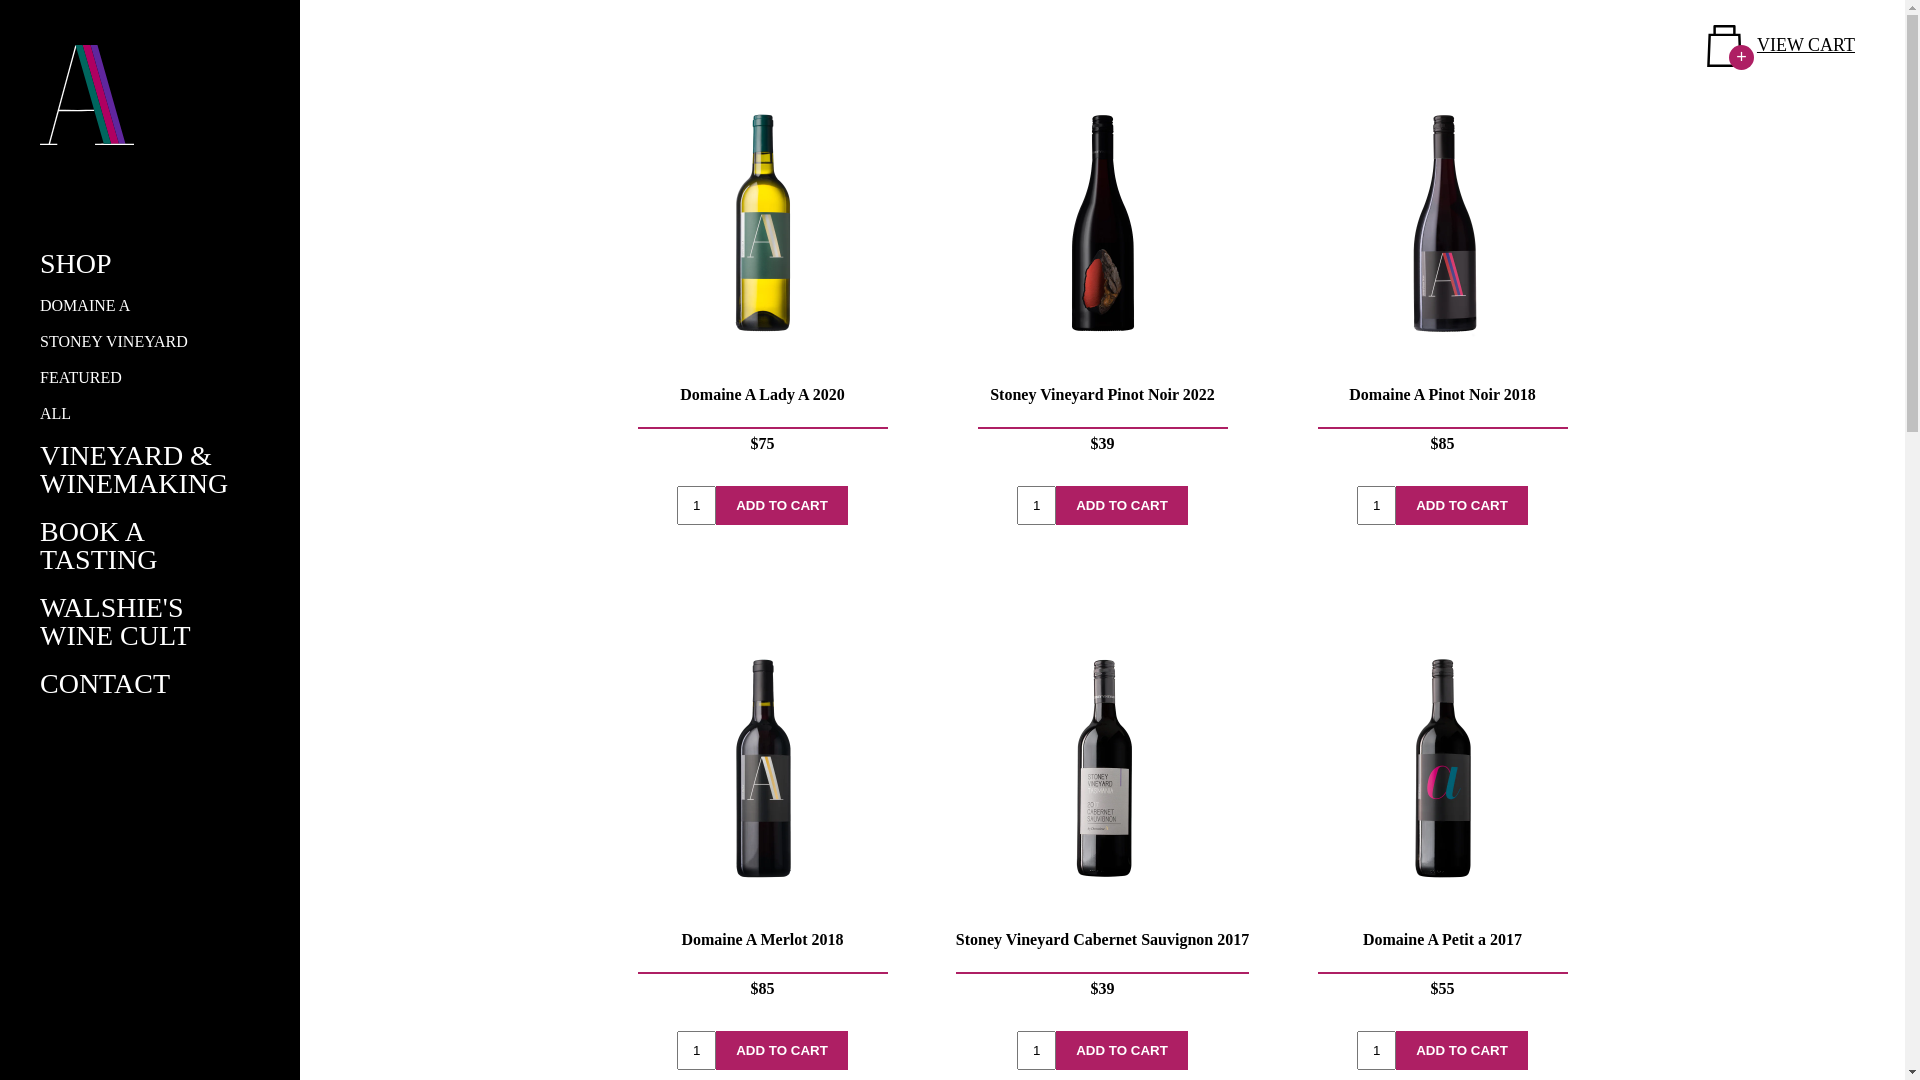 This screenshot has height=1080, width=1920. I want to click on 'ADD TO CART', so click(1462, 1049).